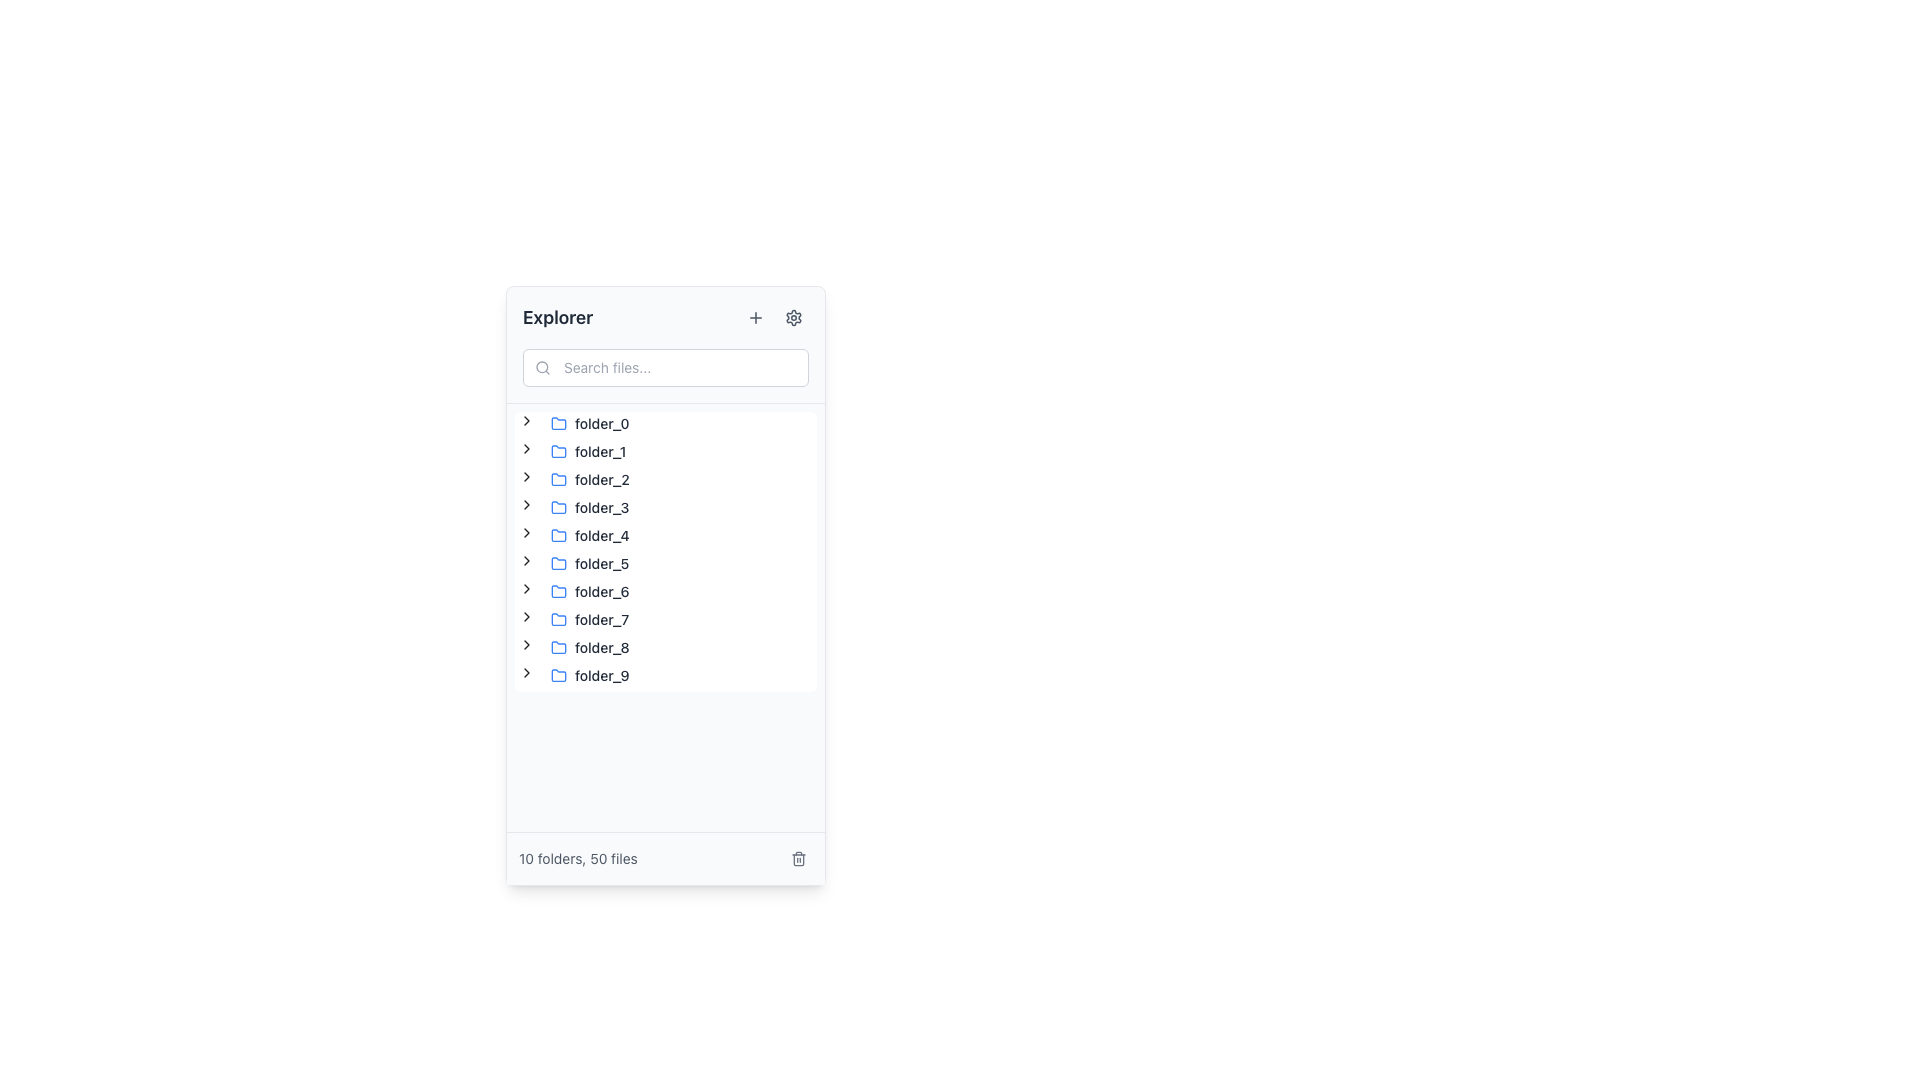 The image size is (1920, 1080). Describe the element at coordinates (527, 504) in the screenshot. I see `the right-facing chevron icon located to the left of the 'folder_3' label` at that location.